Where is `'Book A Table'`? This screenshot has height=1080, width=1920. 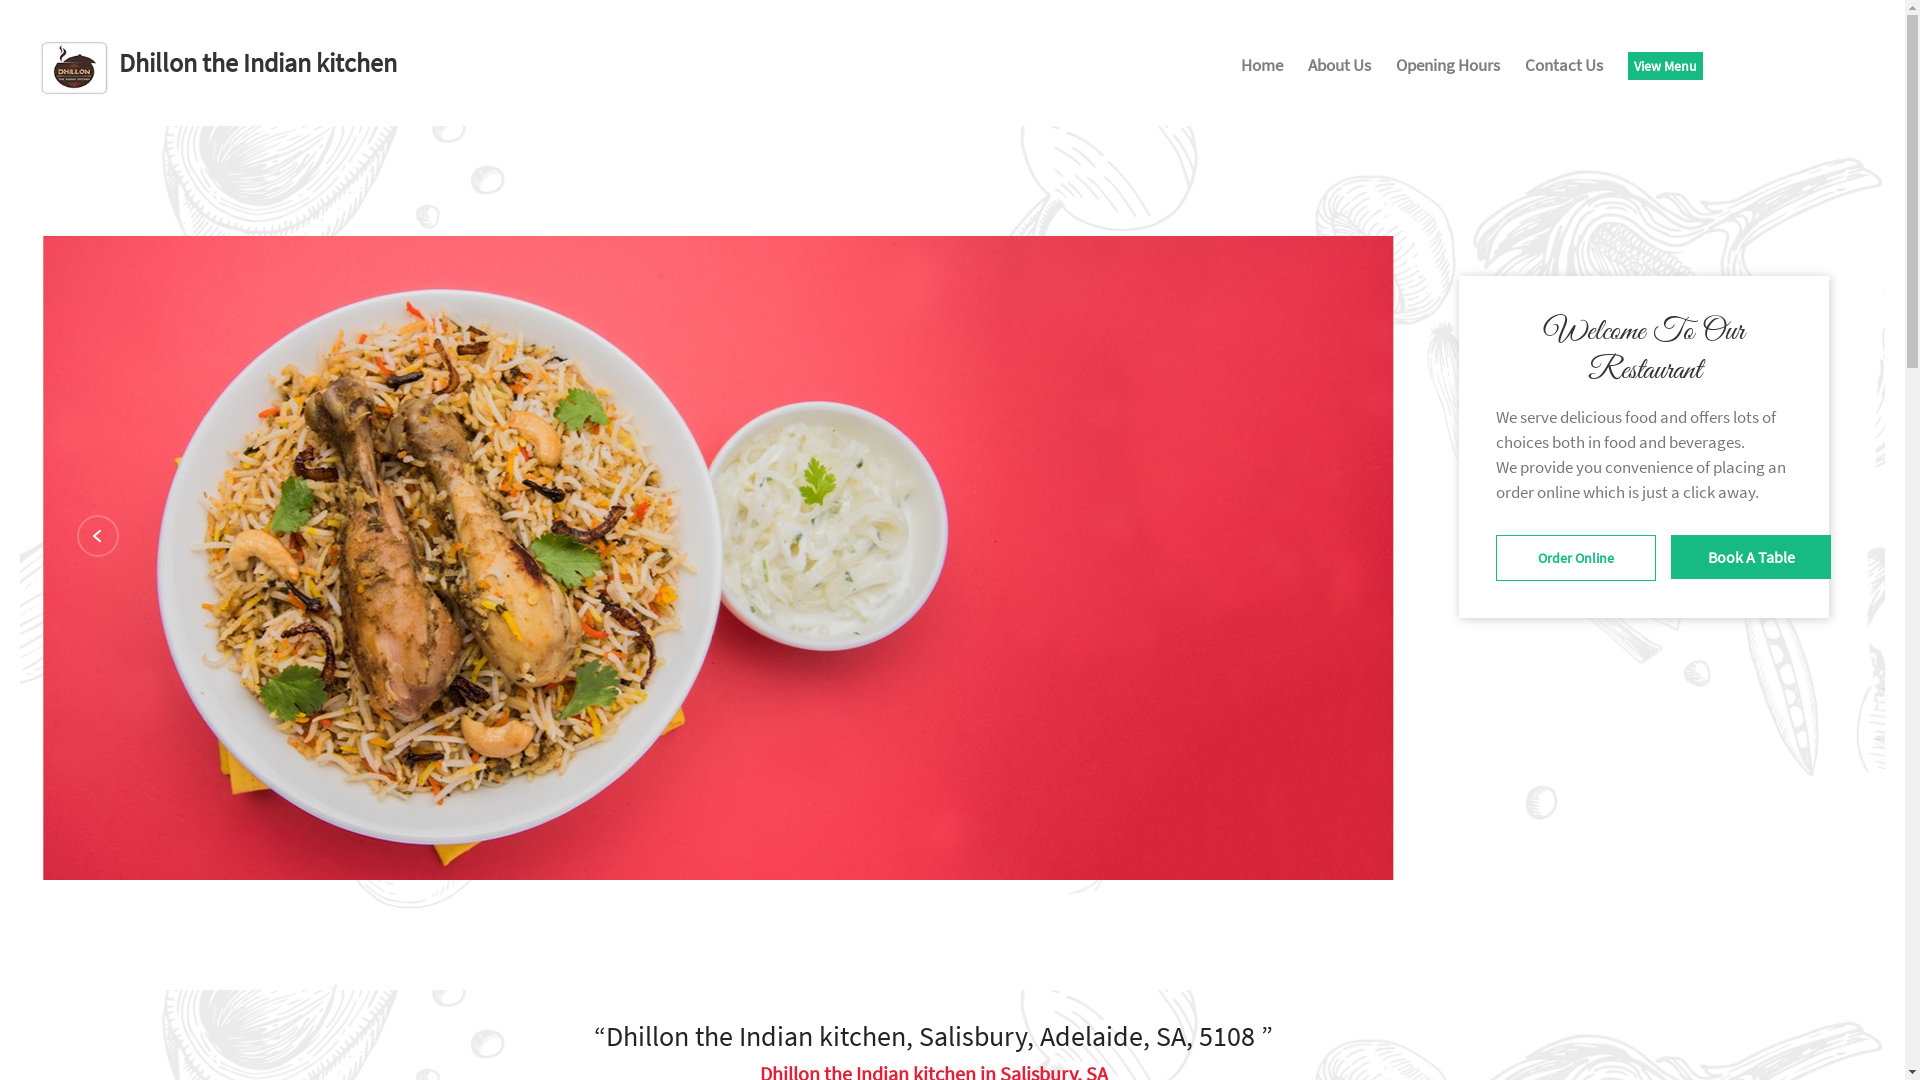
'Book A Table' is located at coordinates (1750, 556).